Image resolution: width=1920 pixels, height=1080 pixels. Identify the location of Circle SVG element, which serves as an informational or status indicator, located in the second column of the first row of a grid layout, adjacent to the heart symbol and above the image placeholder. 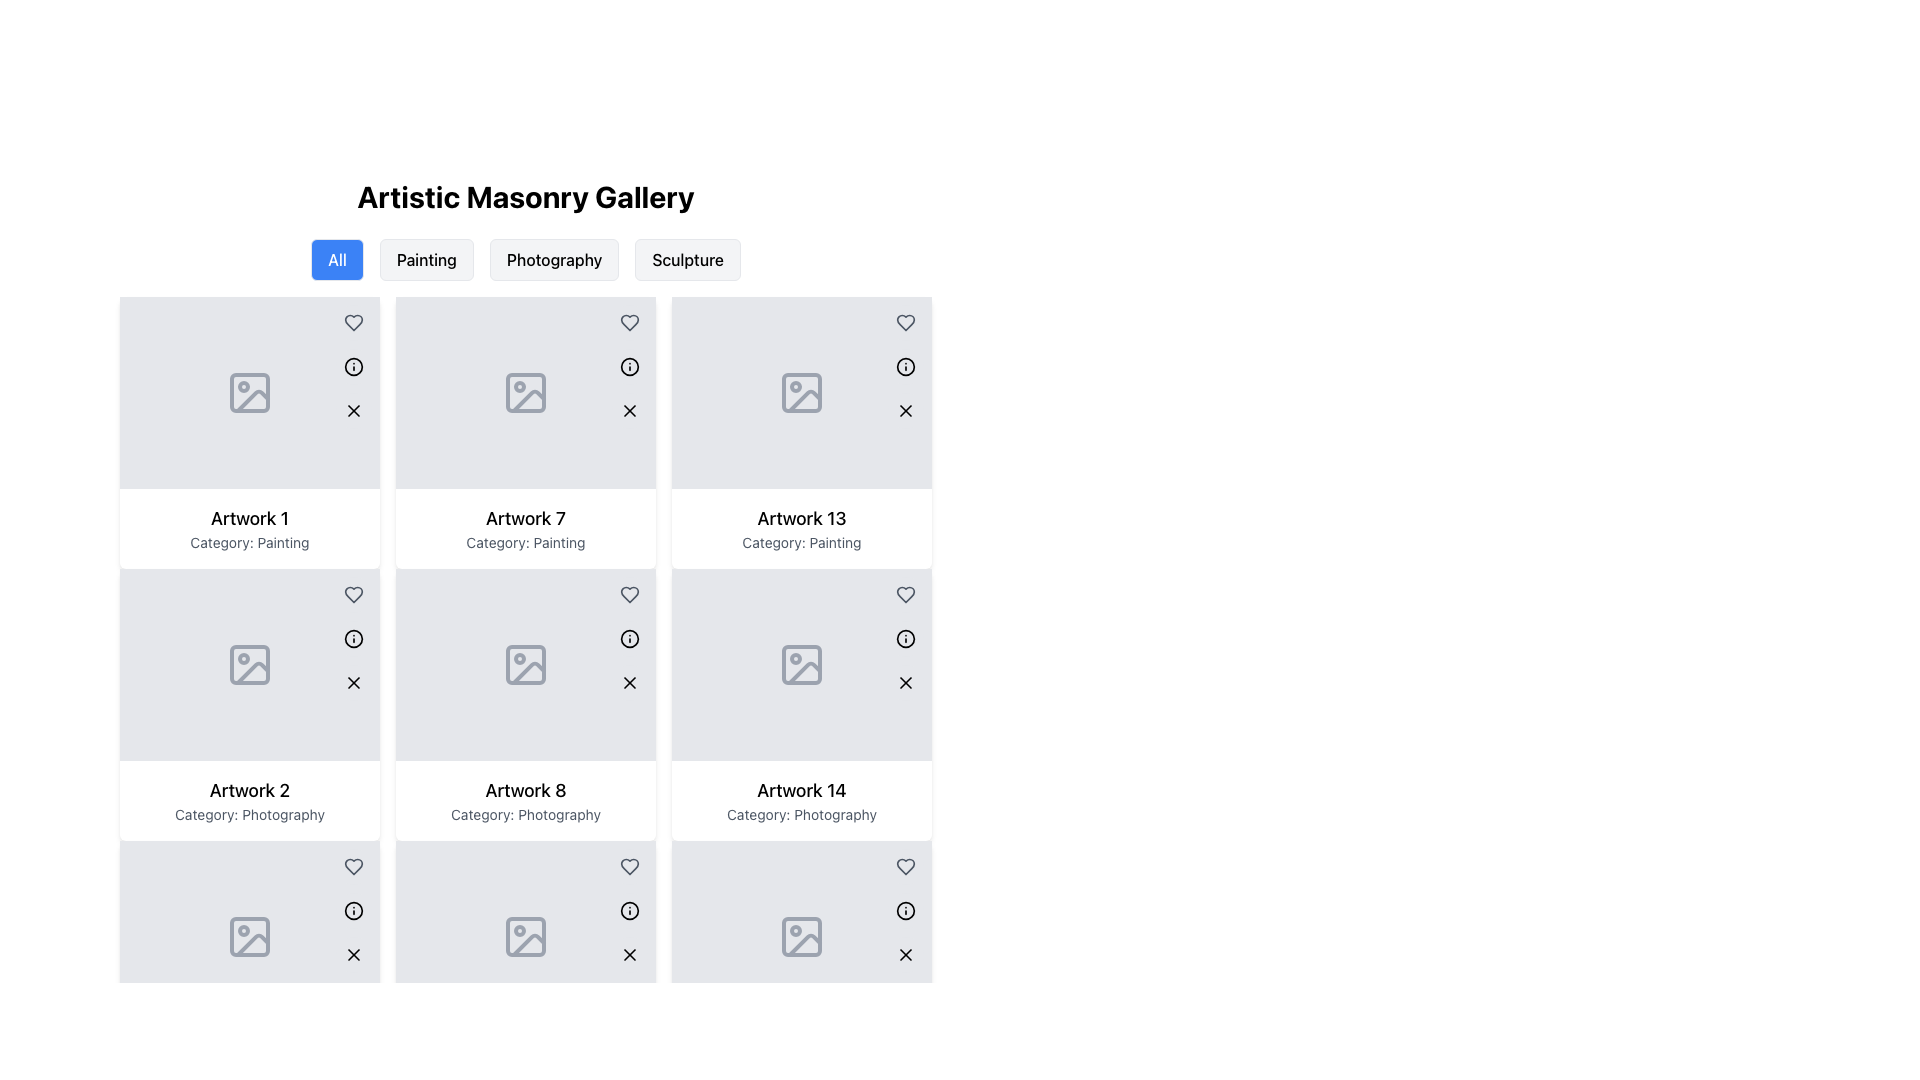
(354, 366).